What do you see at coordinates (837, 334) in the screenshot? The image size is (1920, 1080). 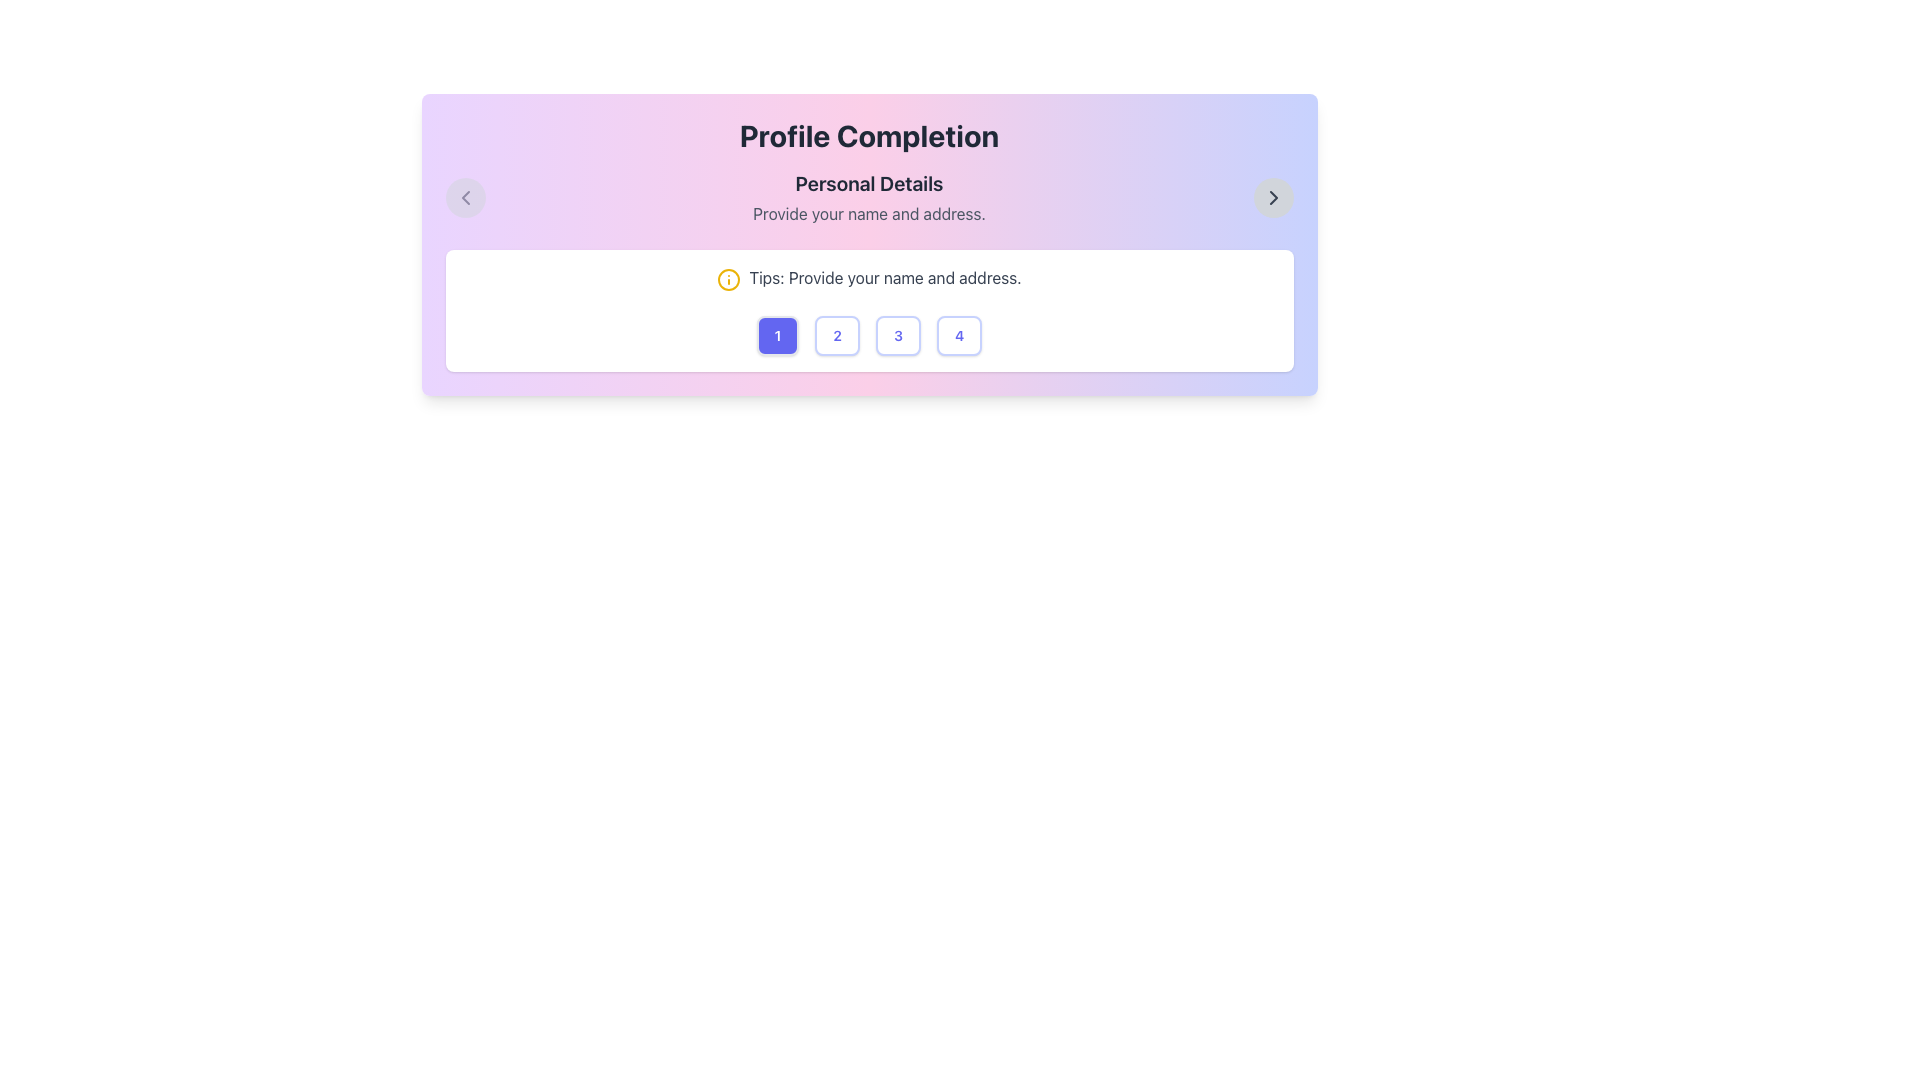 I see `the second button in the horizontal group of navigation buttons` at bounding box center [837, 334].